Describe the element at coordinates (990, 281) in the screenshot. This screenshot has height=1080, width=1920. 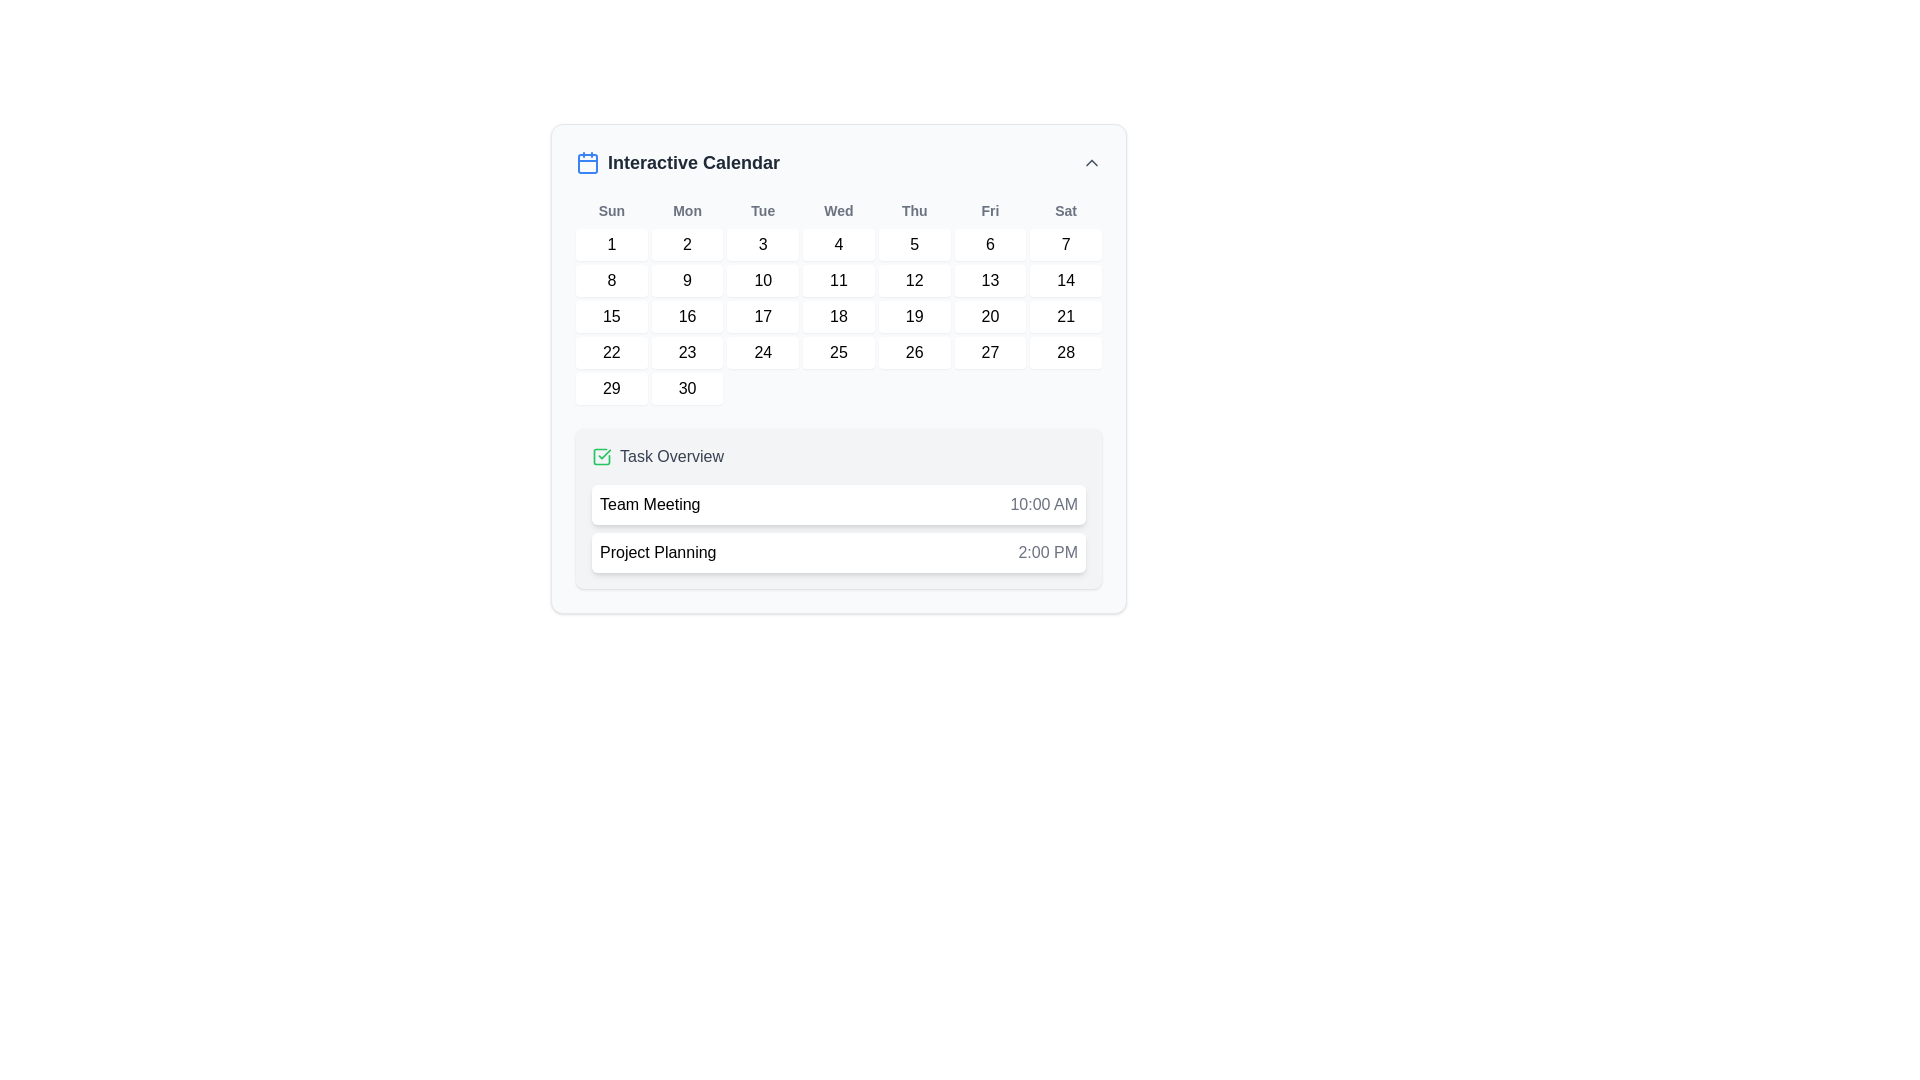
I see `the interactive calendar cell representing the date 13, located` at that location.